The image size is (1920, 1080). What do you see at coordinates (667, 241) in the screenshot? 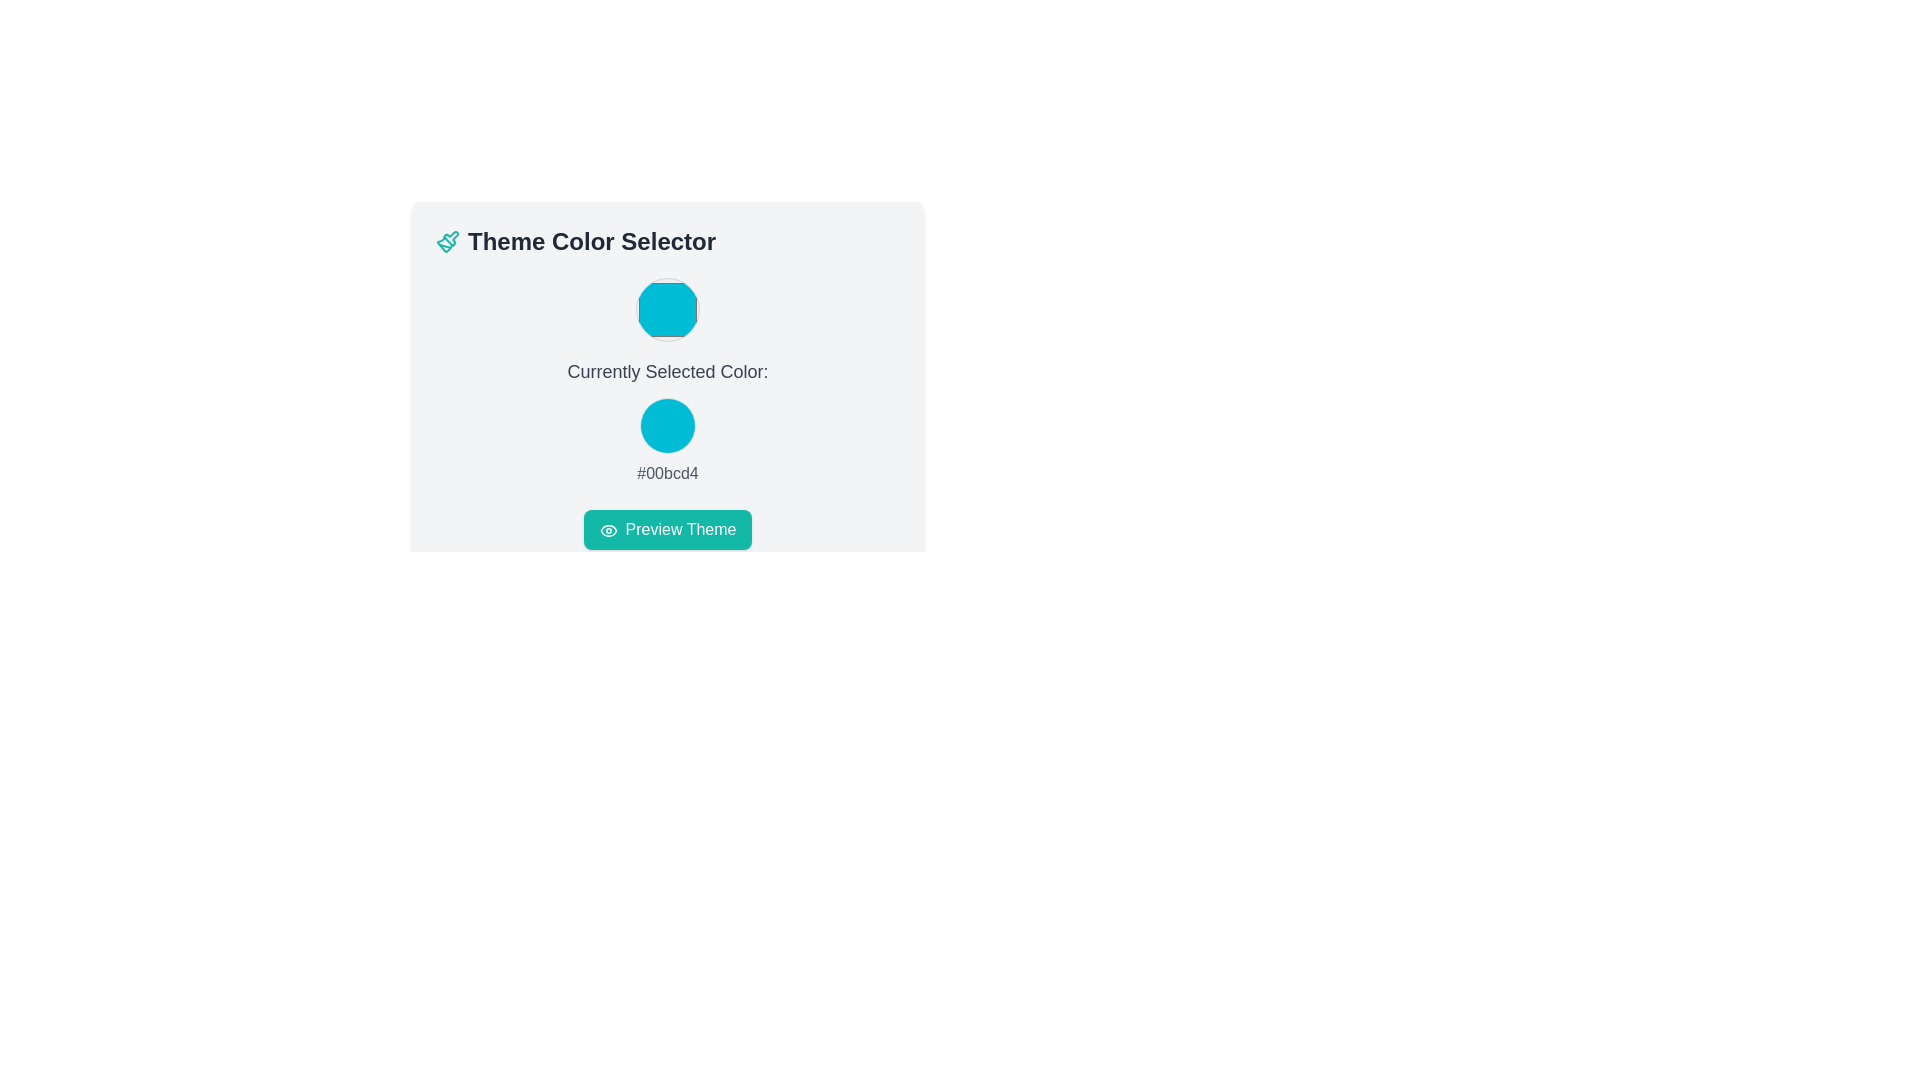
I see `the Text Label at the top of the card layout, which indicates the purpose of selecting a theme color` at bounding box center [667, 241].